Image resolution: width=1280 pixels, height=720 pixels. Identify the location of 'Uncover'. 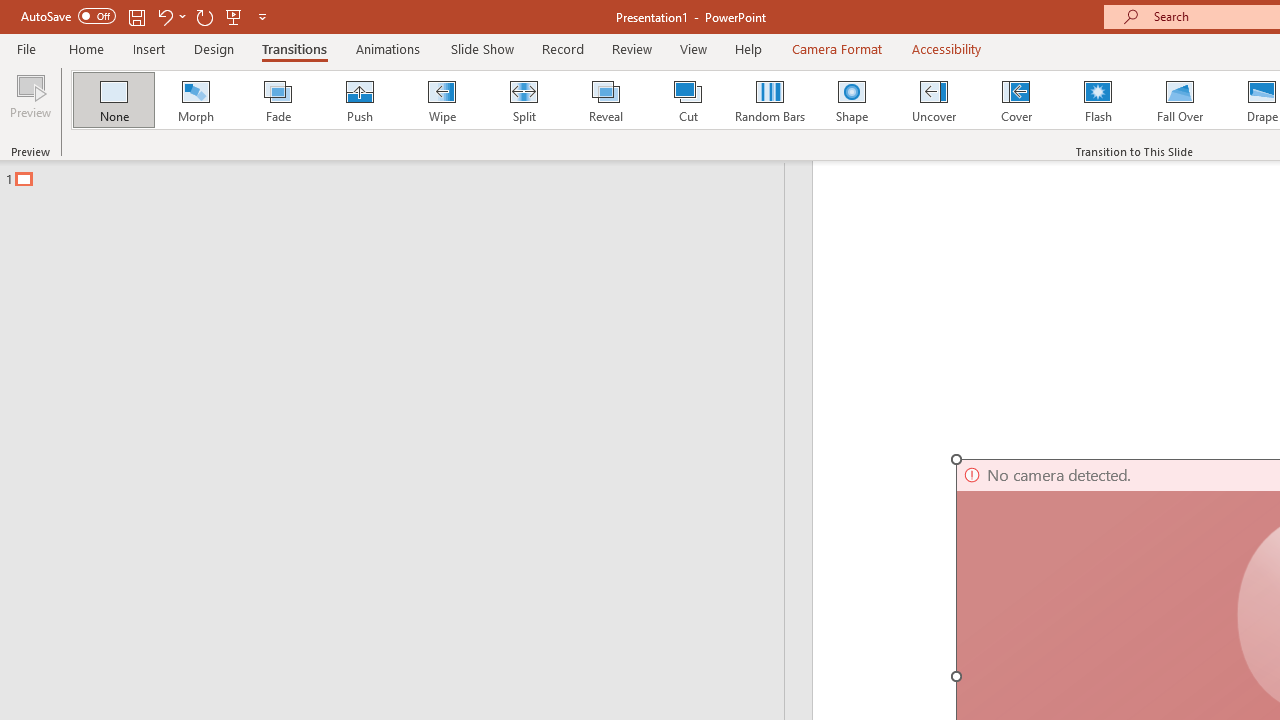
(933, 100).